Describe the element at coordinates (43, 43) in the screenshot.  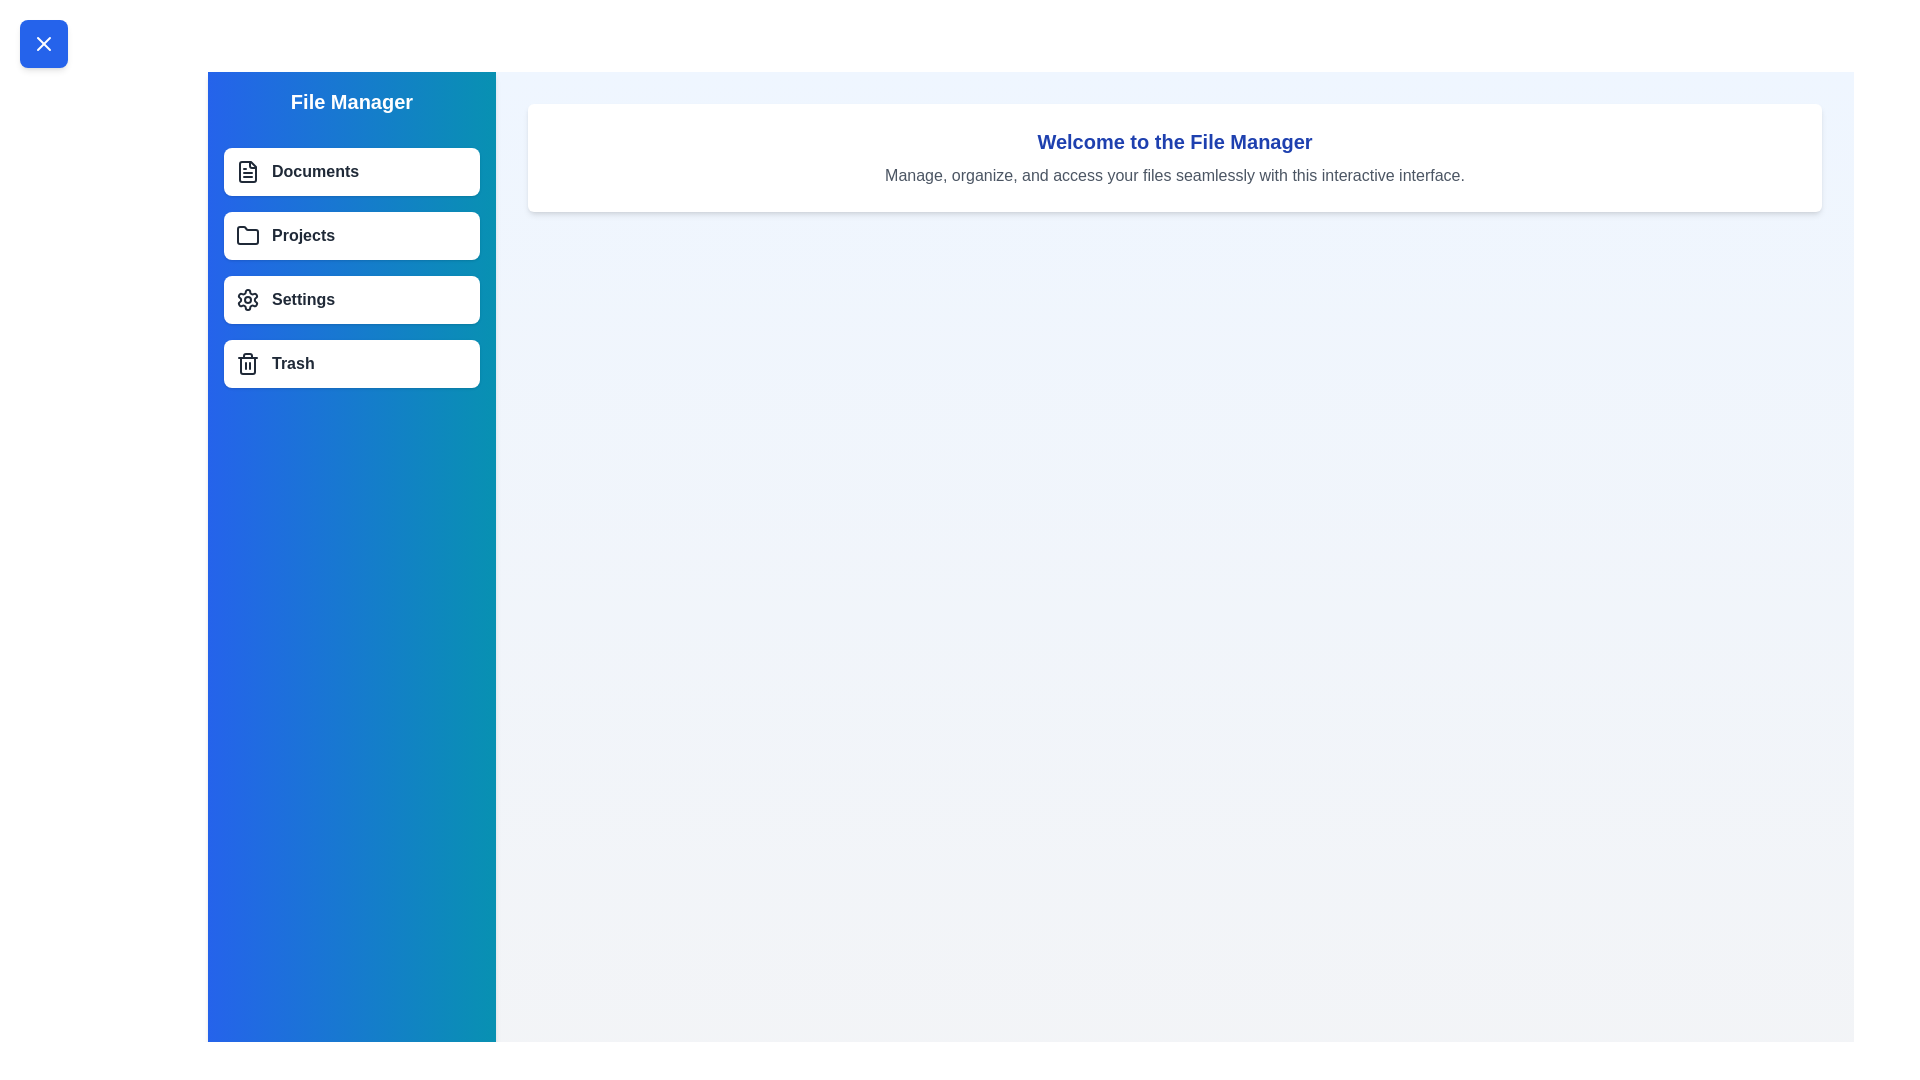
I see `toggle button at the top-left corner to toggle the visibility of the drawer` at that location.